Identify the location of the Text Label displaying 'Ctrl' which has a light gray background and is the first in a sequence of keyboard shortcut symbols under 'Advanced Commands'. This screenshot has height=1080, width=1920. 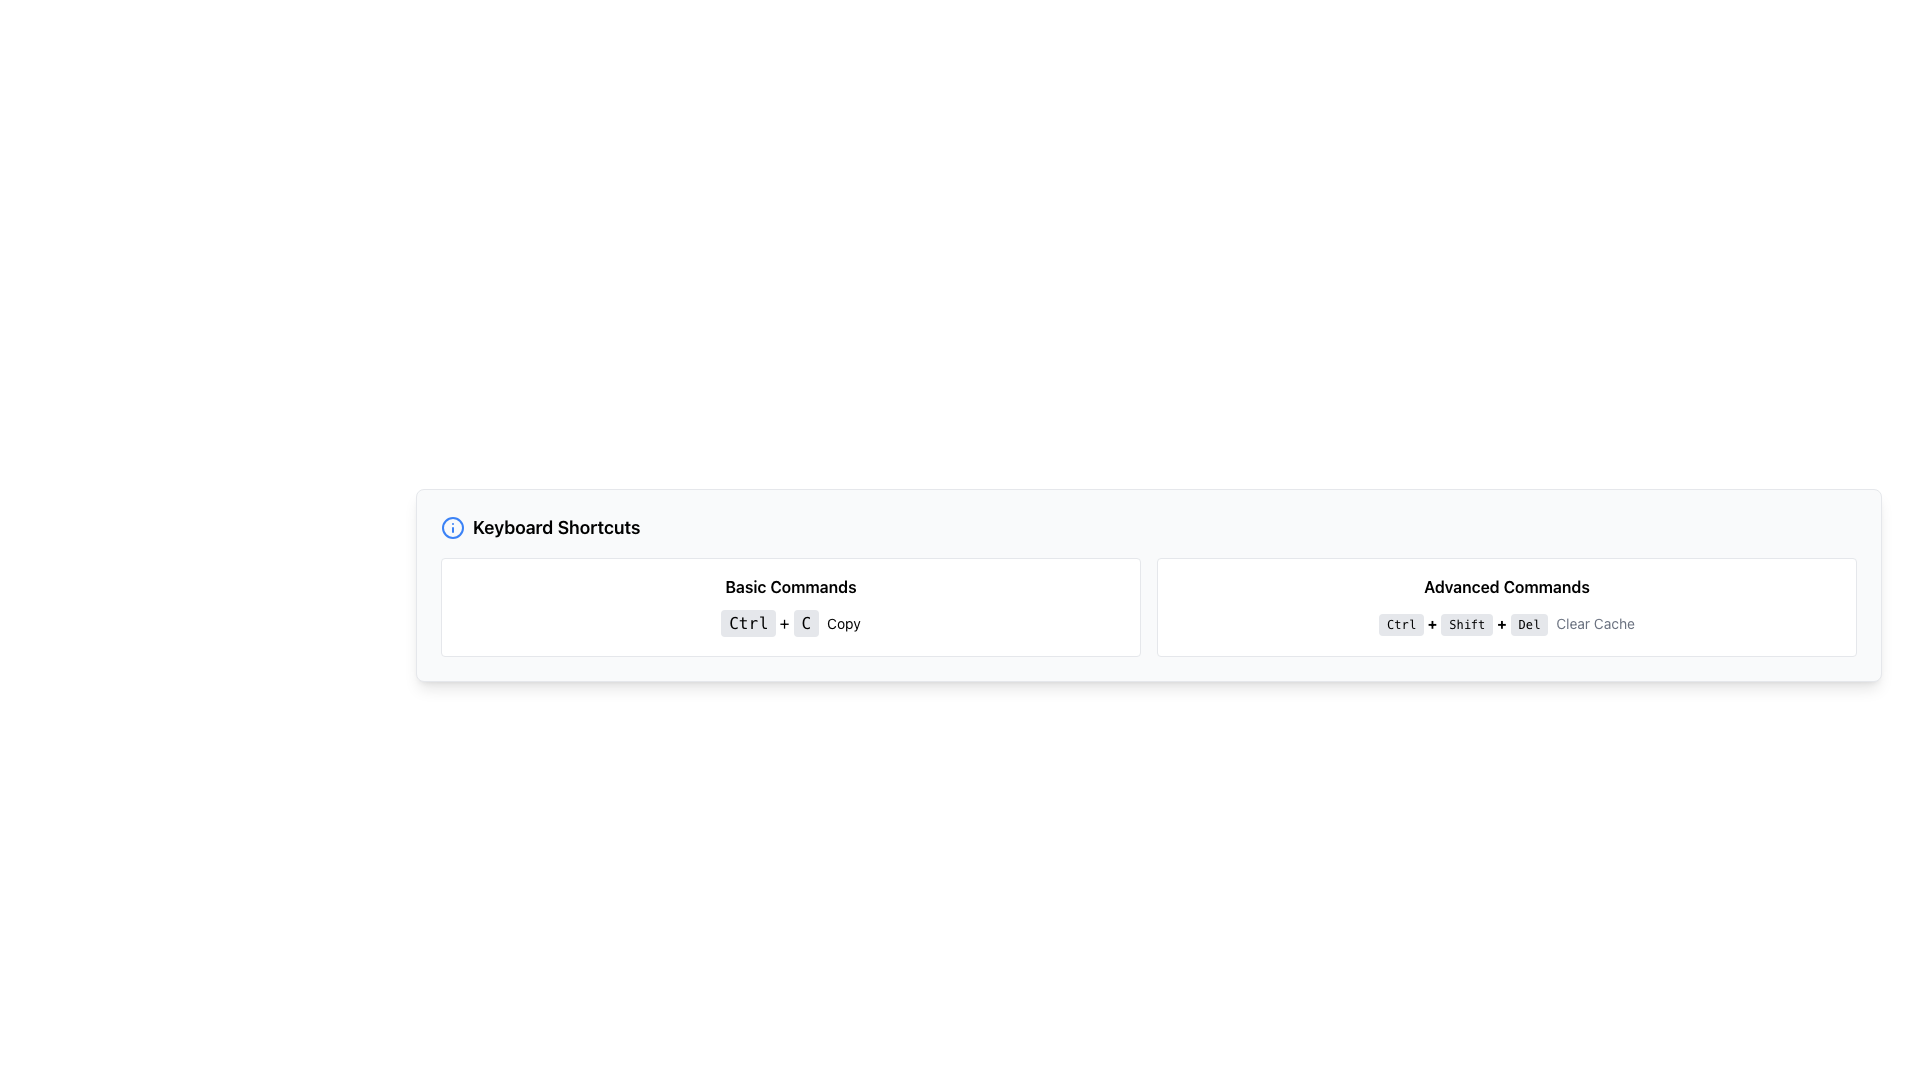
(1400, 623).